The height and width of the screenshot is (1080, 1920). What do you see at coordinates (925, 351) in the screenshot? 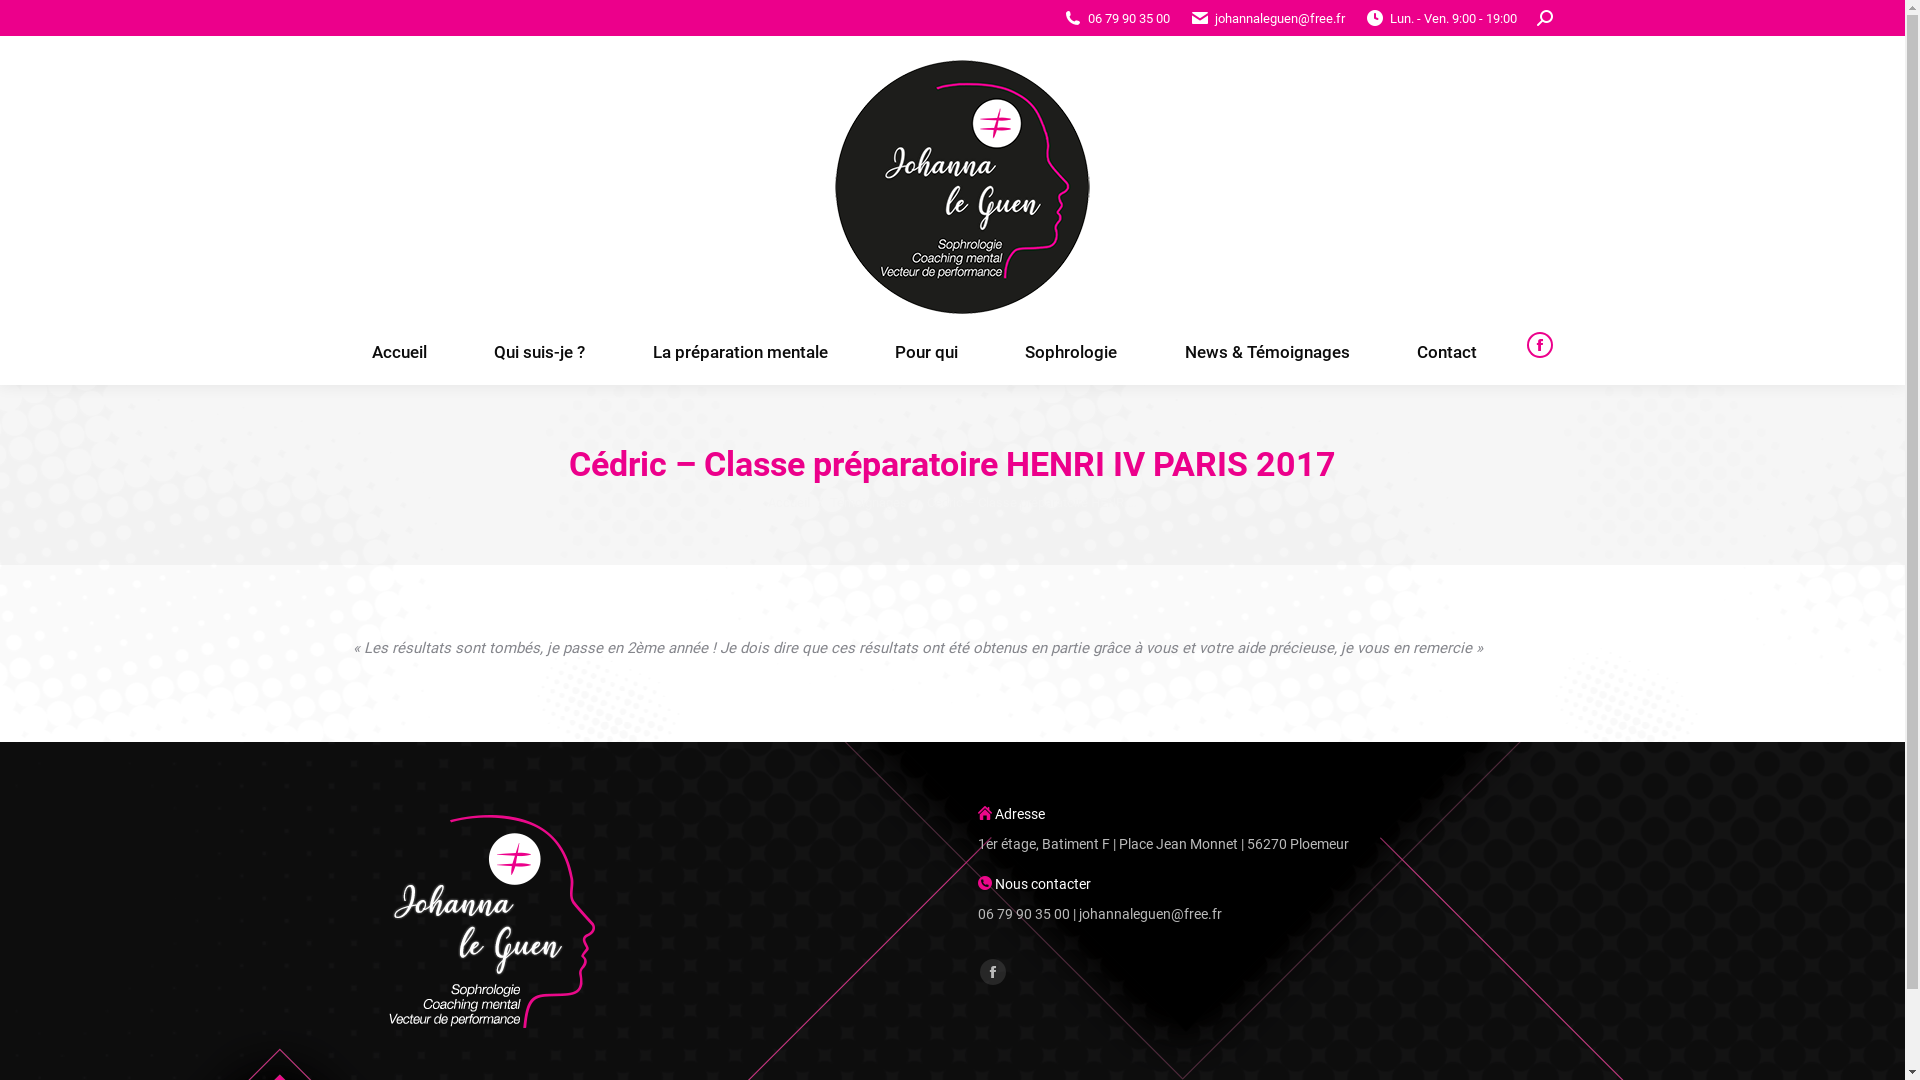
I see `'Pour qui'` at bounding box center [925, 351].